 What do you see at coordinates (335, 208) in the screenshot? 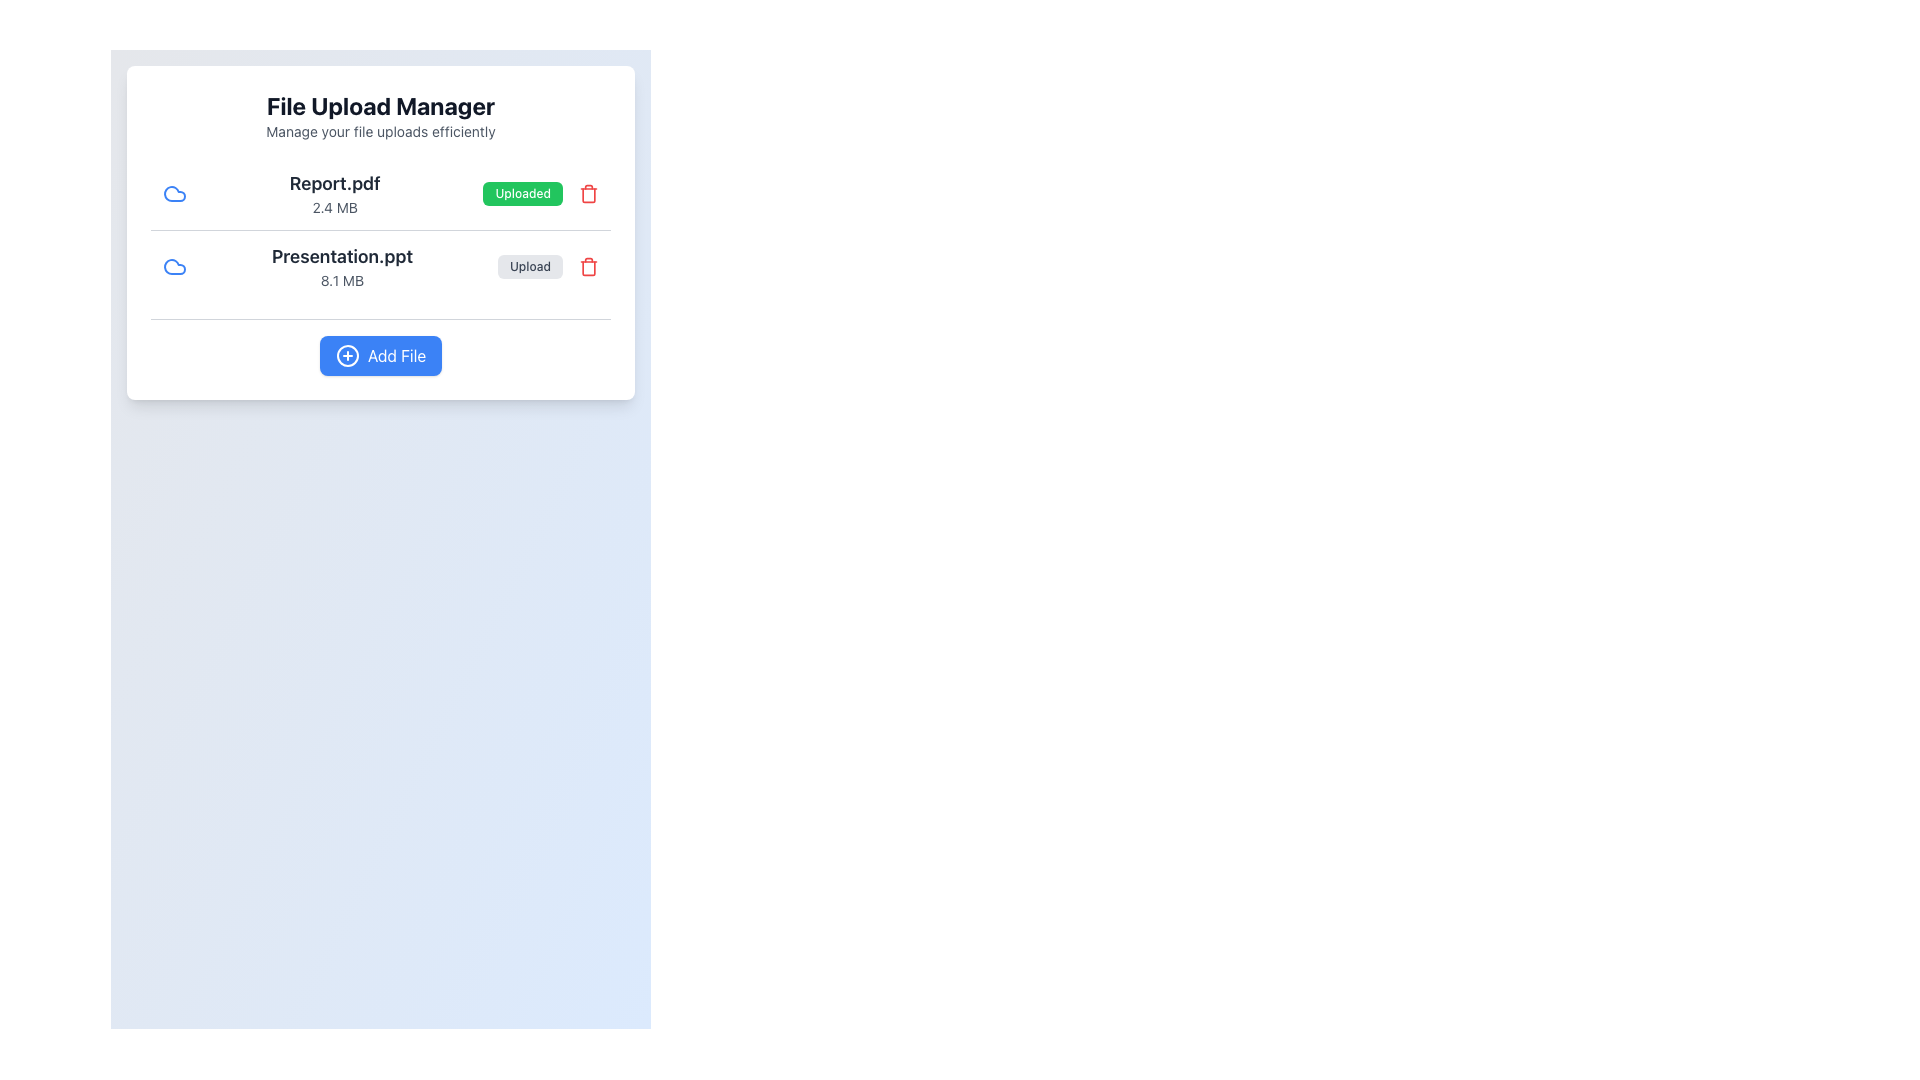
I see `the static label displaying the file size for 'Report.pdf' located in the 'File Upload Manager' interface, positioned directly below the filename` at bounding box center [335, 208].